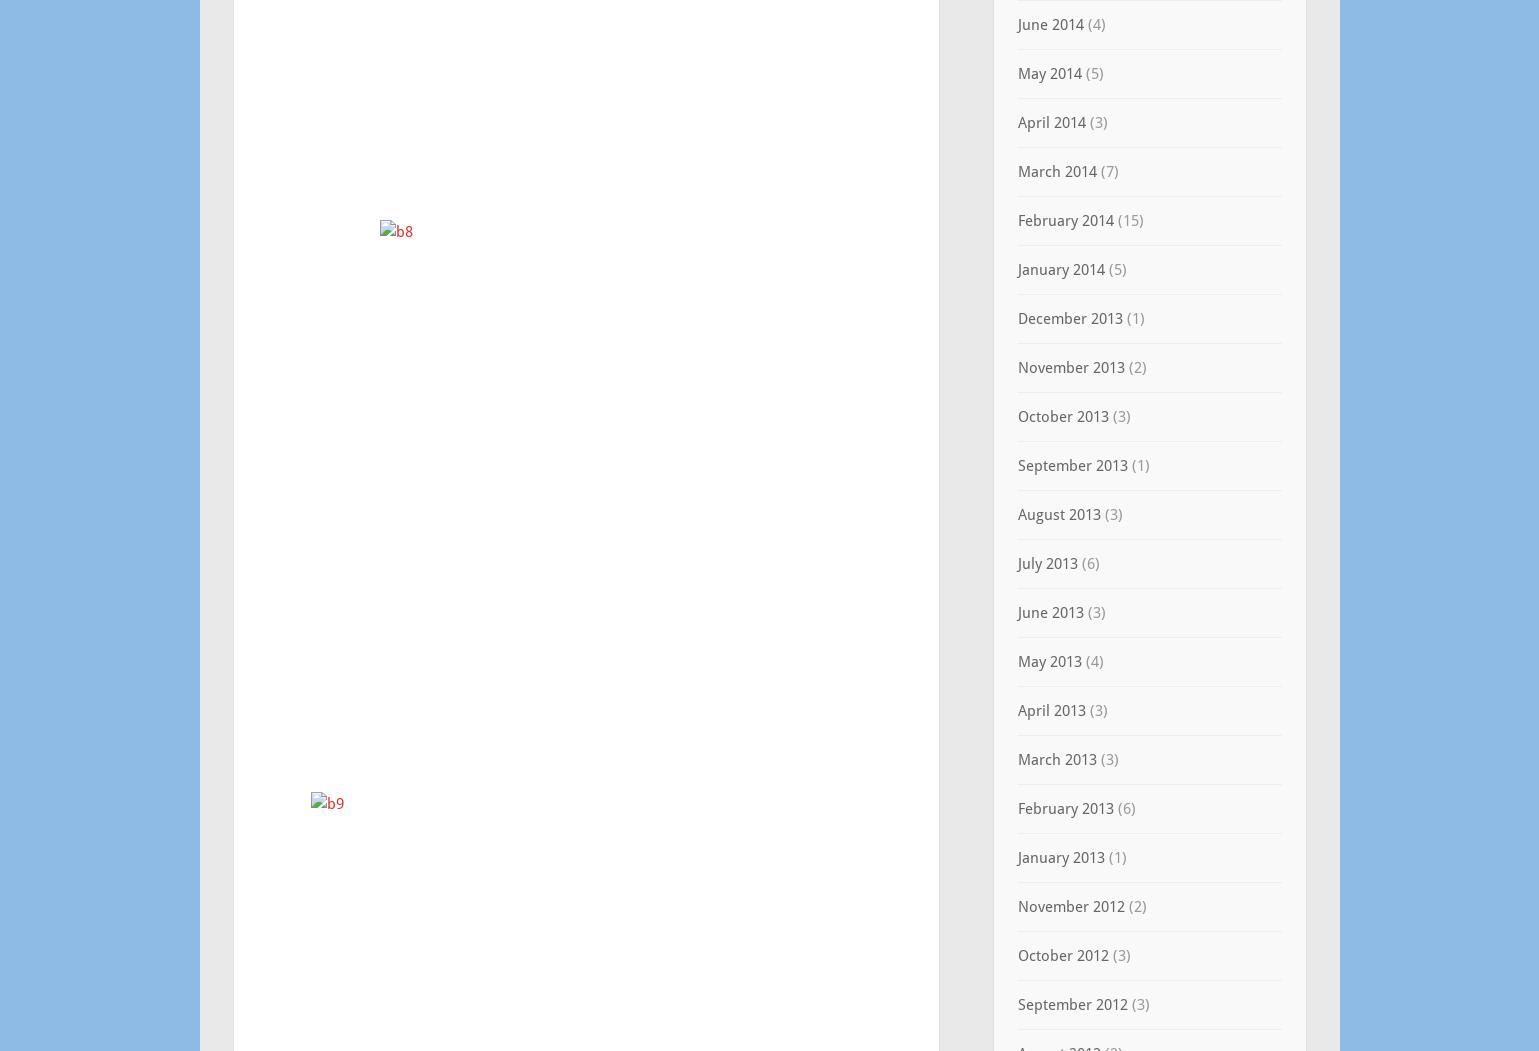  I want to click on 'February 2013', so click(1063, 807).